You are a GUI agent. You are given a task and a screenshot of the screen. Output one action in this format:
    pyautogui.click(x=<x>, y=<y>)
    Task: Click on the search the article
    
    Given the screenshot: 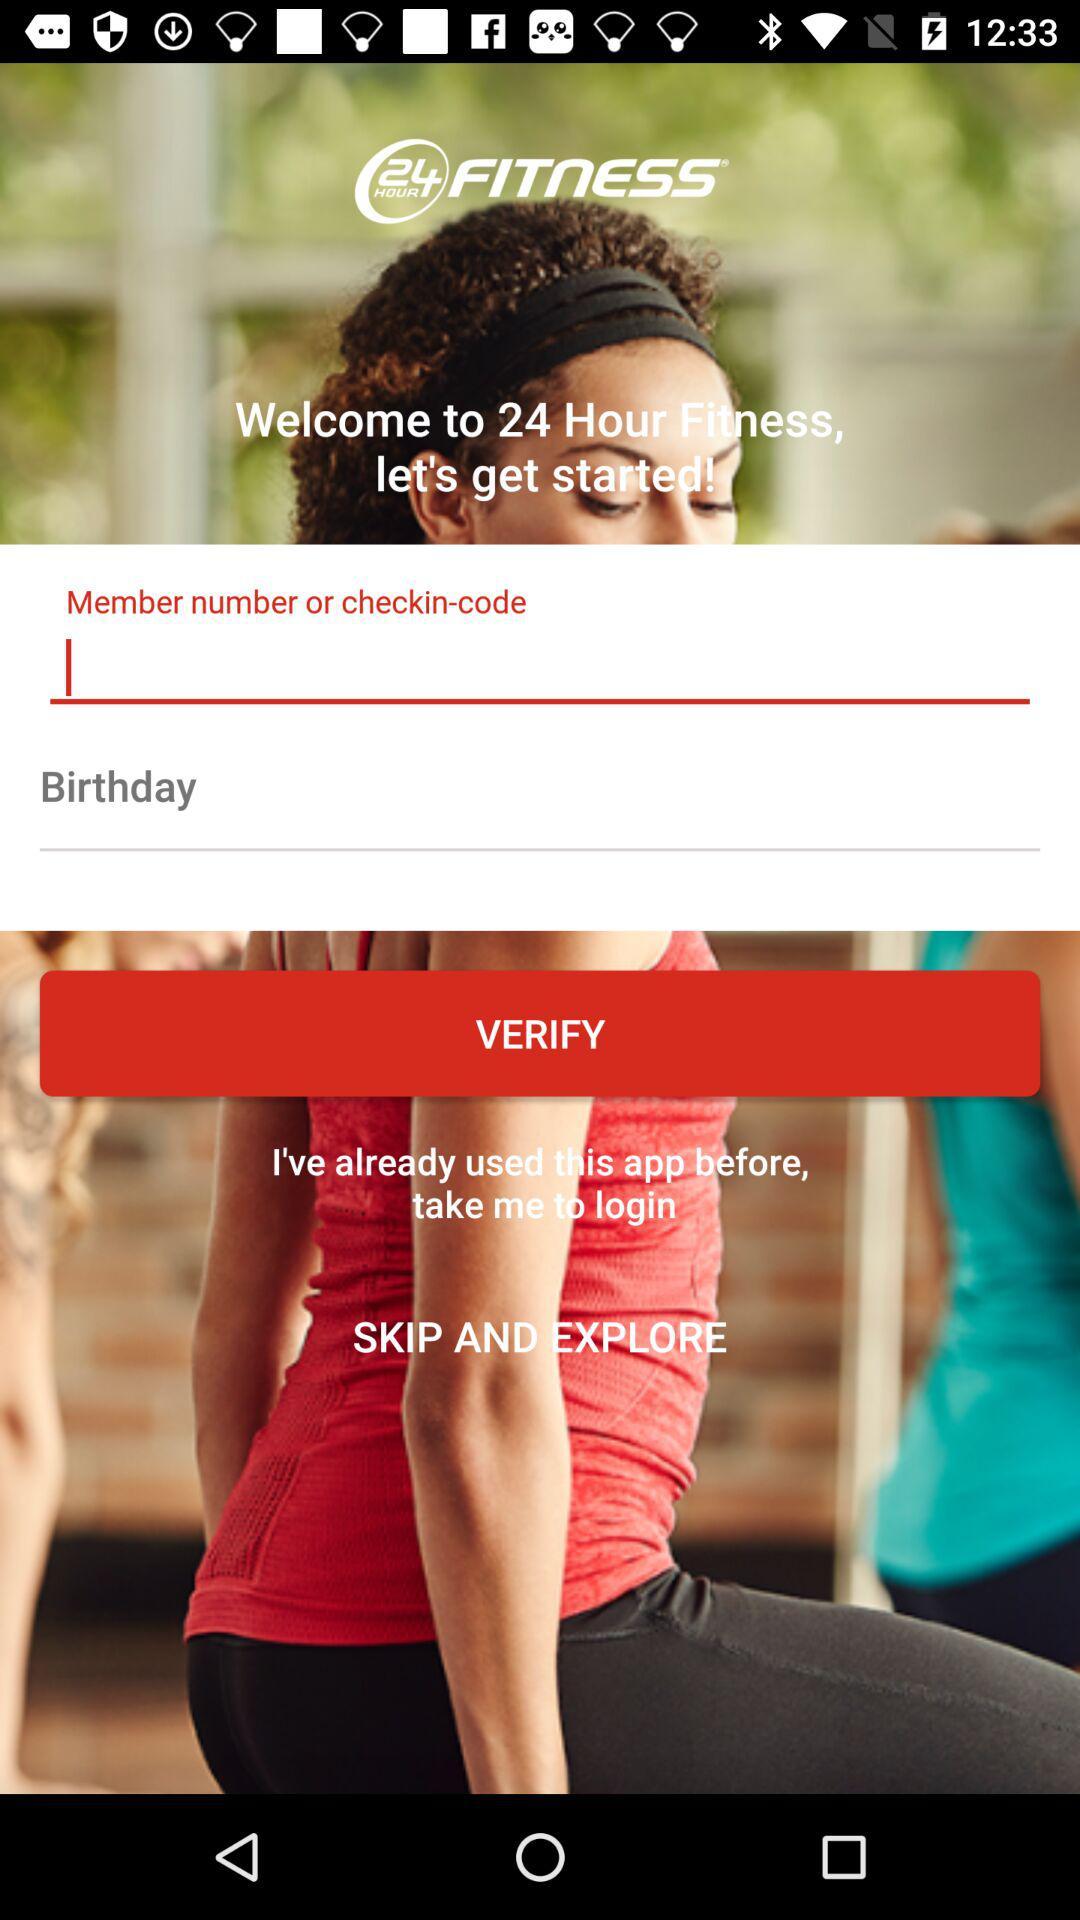 What is the action you would take?
    pyautogui.click(x=540, y=667)
    